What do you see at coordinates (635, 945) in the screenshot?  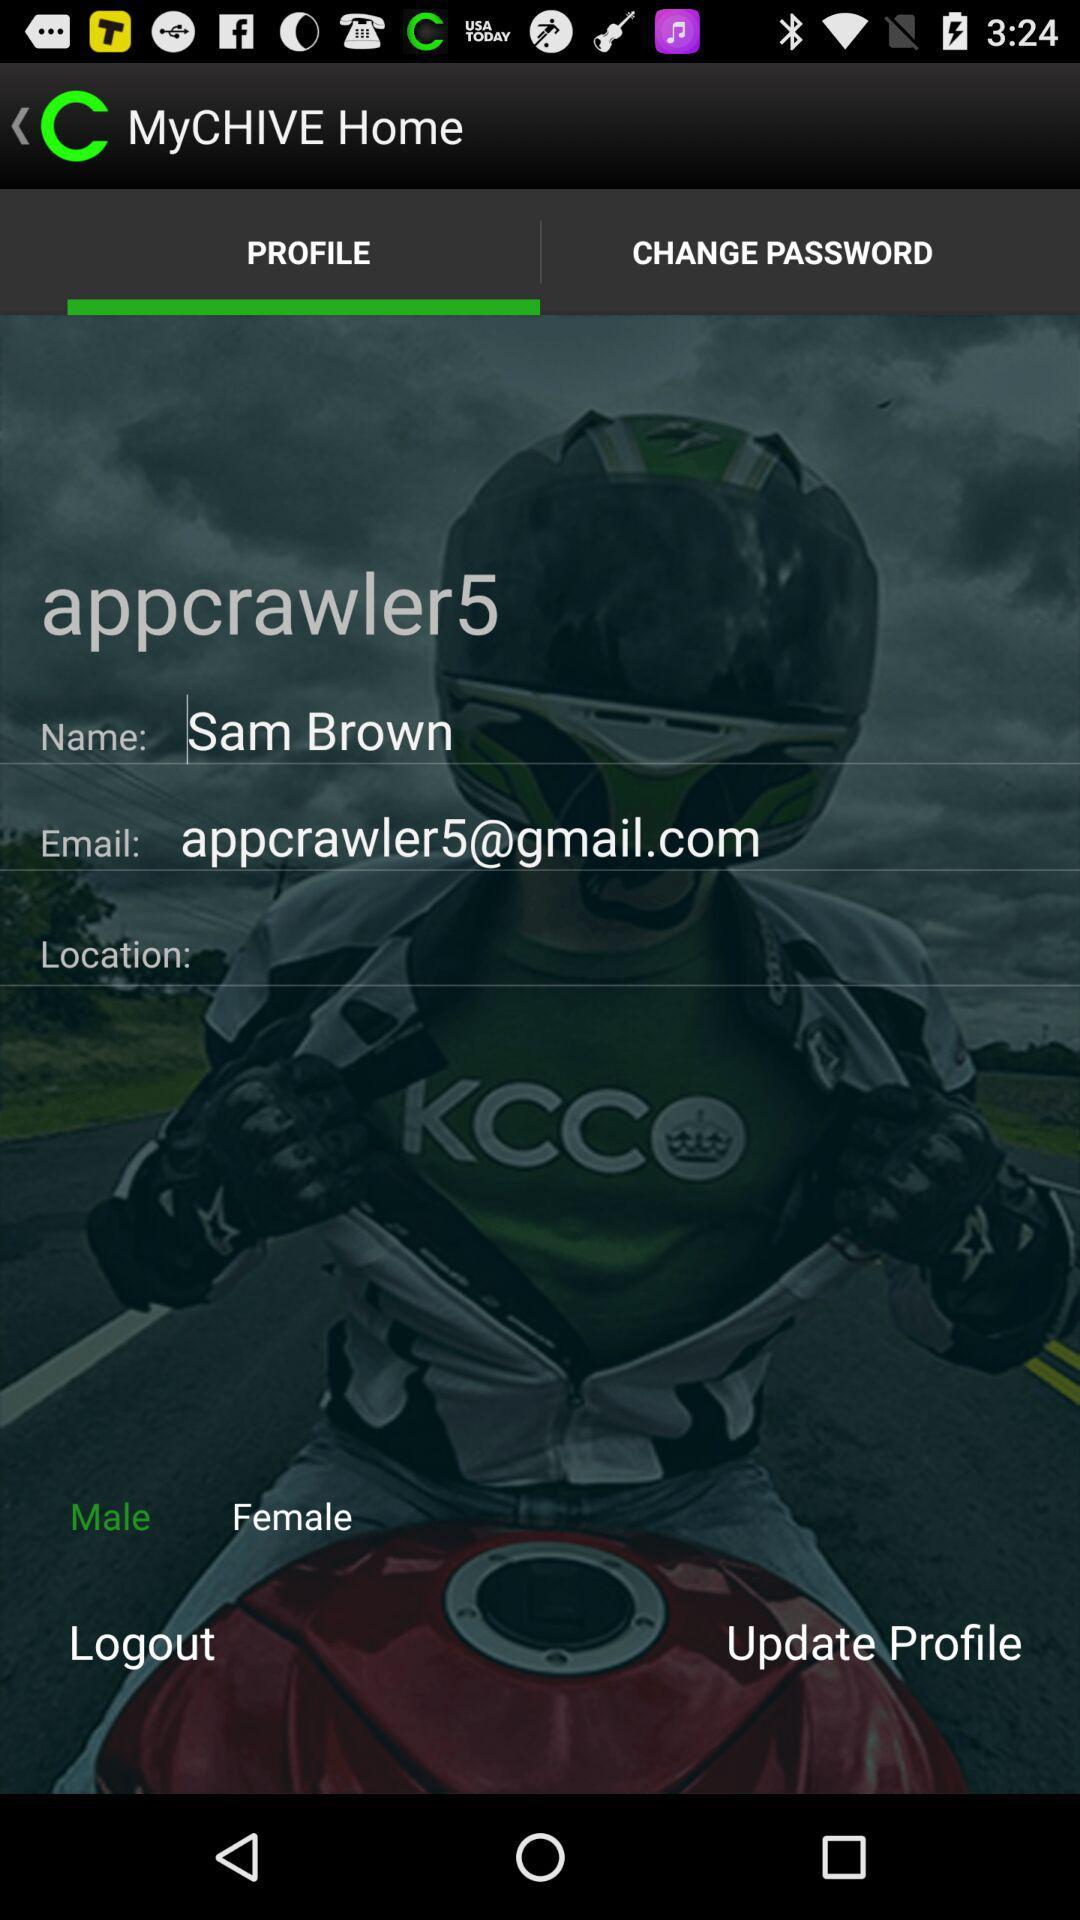 I see `to enter location information` at bounding box center [635, 945].